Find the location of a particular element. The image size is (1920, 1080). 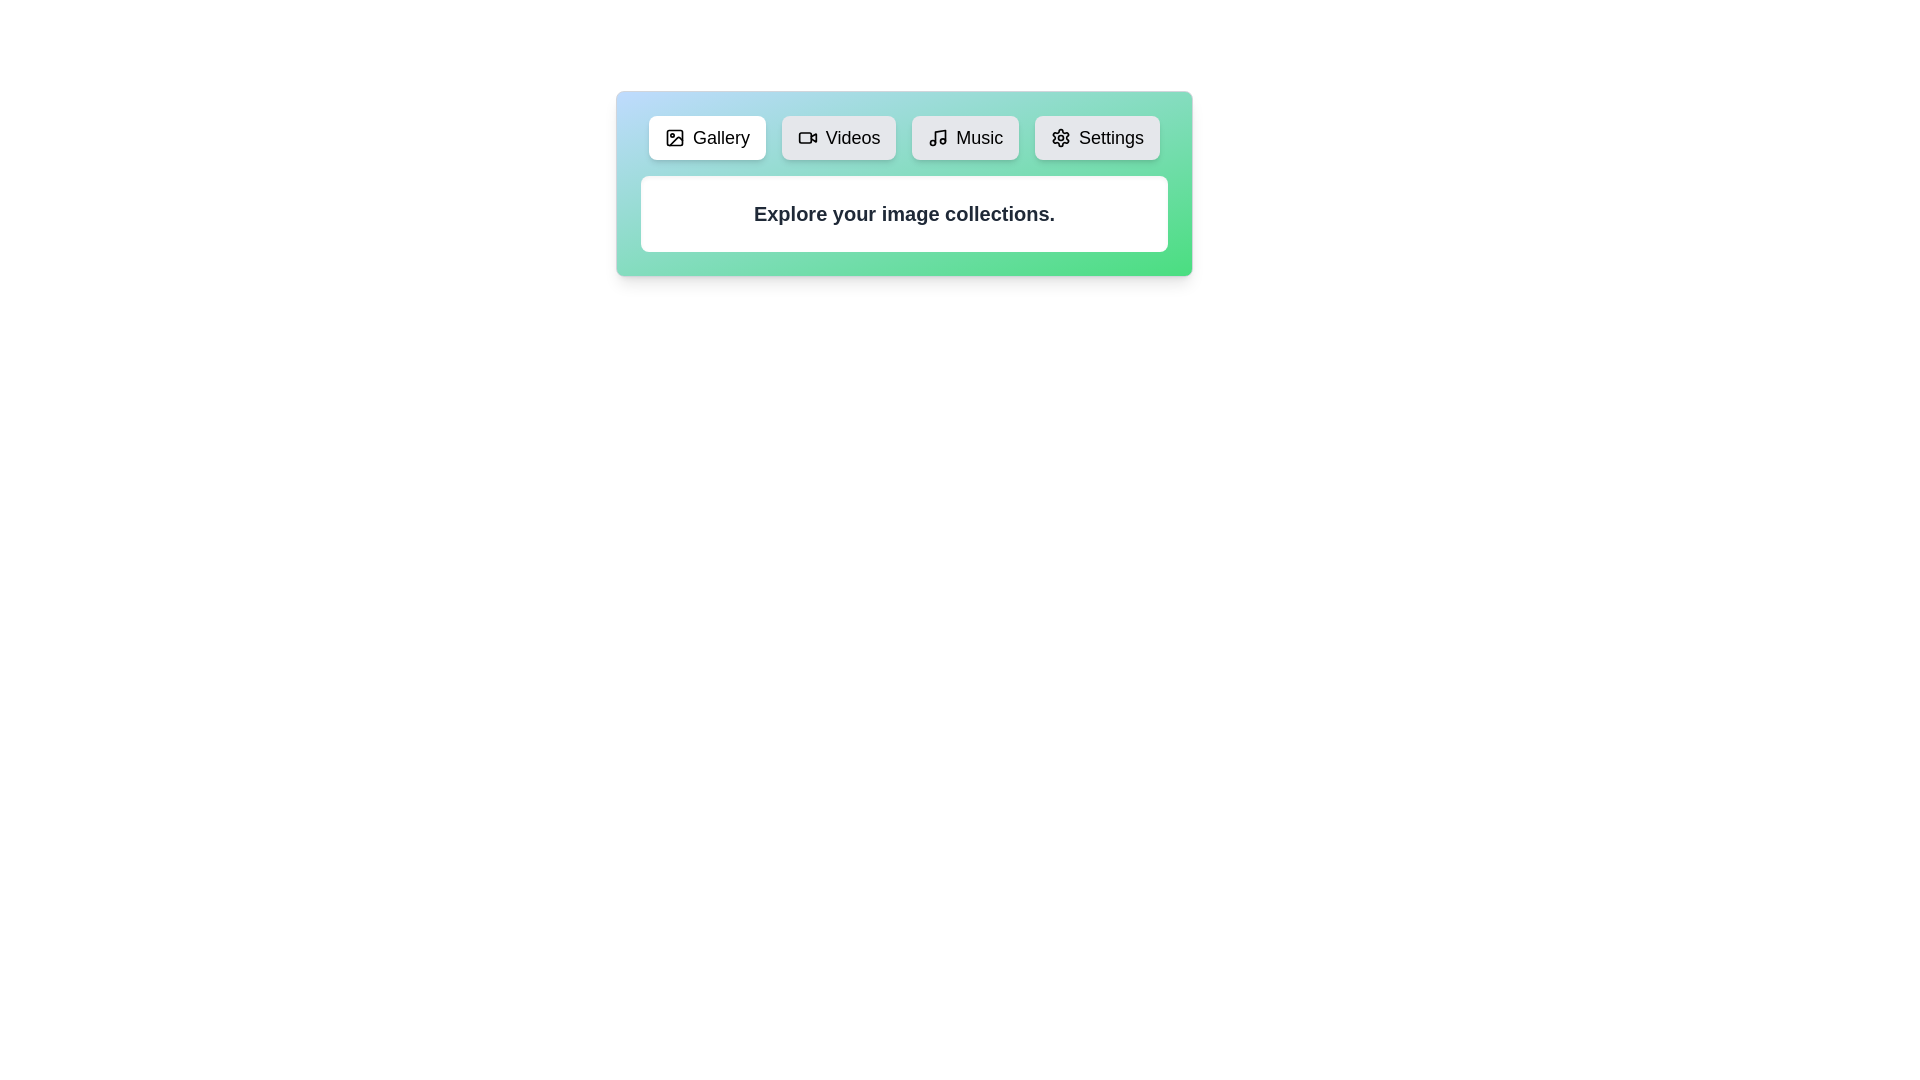

the tab labeled Gallery to view its content is located at coordinates (706, 137).